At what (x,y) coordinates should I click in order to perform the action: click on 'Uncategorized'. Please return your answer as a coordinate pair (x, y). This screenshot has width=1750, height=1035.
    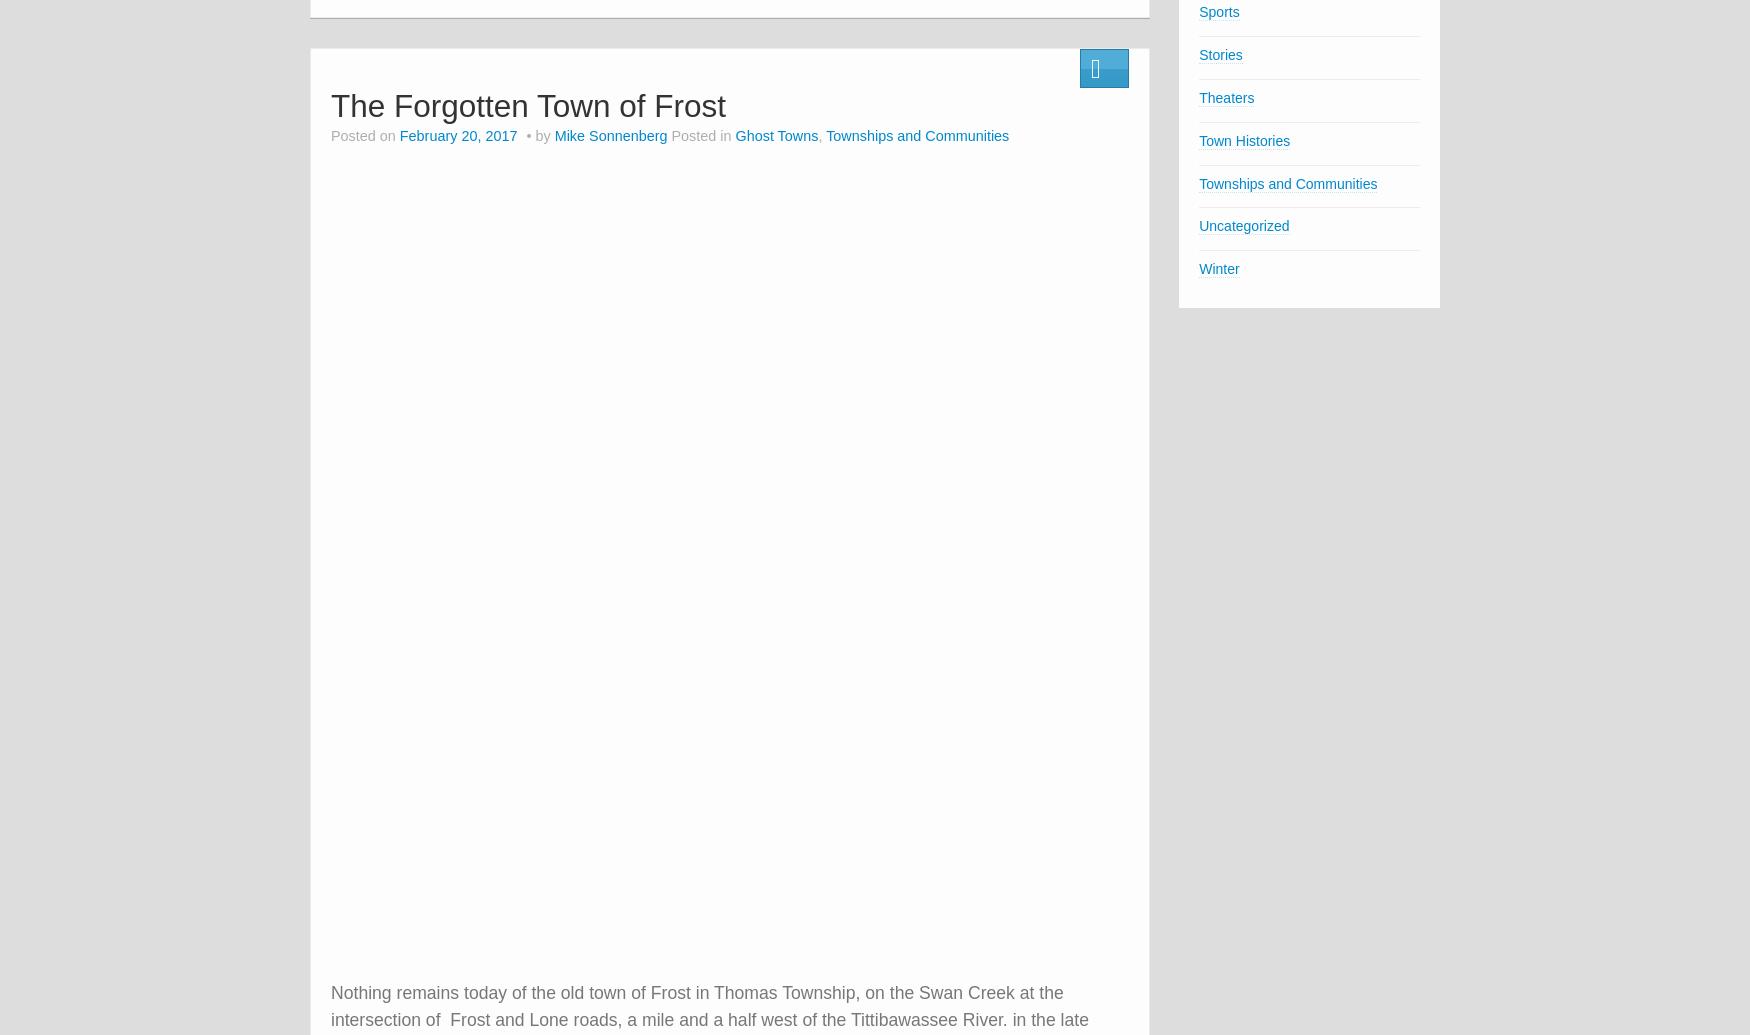
    Looking at the image, I should click on (1244, 226).